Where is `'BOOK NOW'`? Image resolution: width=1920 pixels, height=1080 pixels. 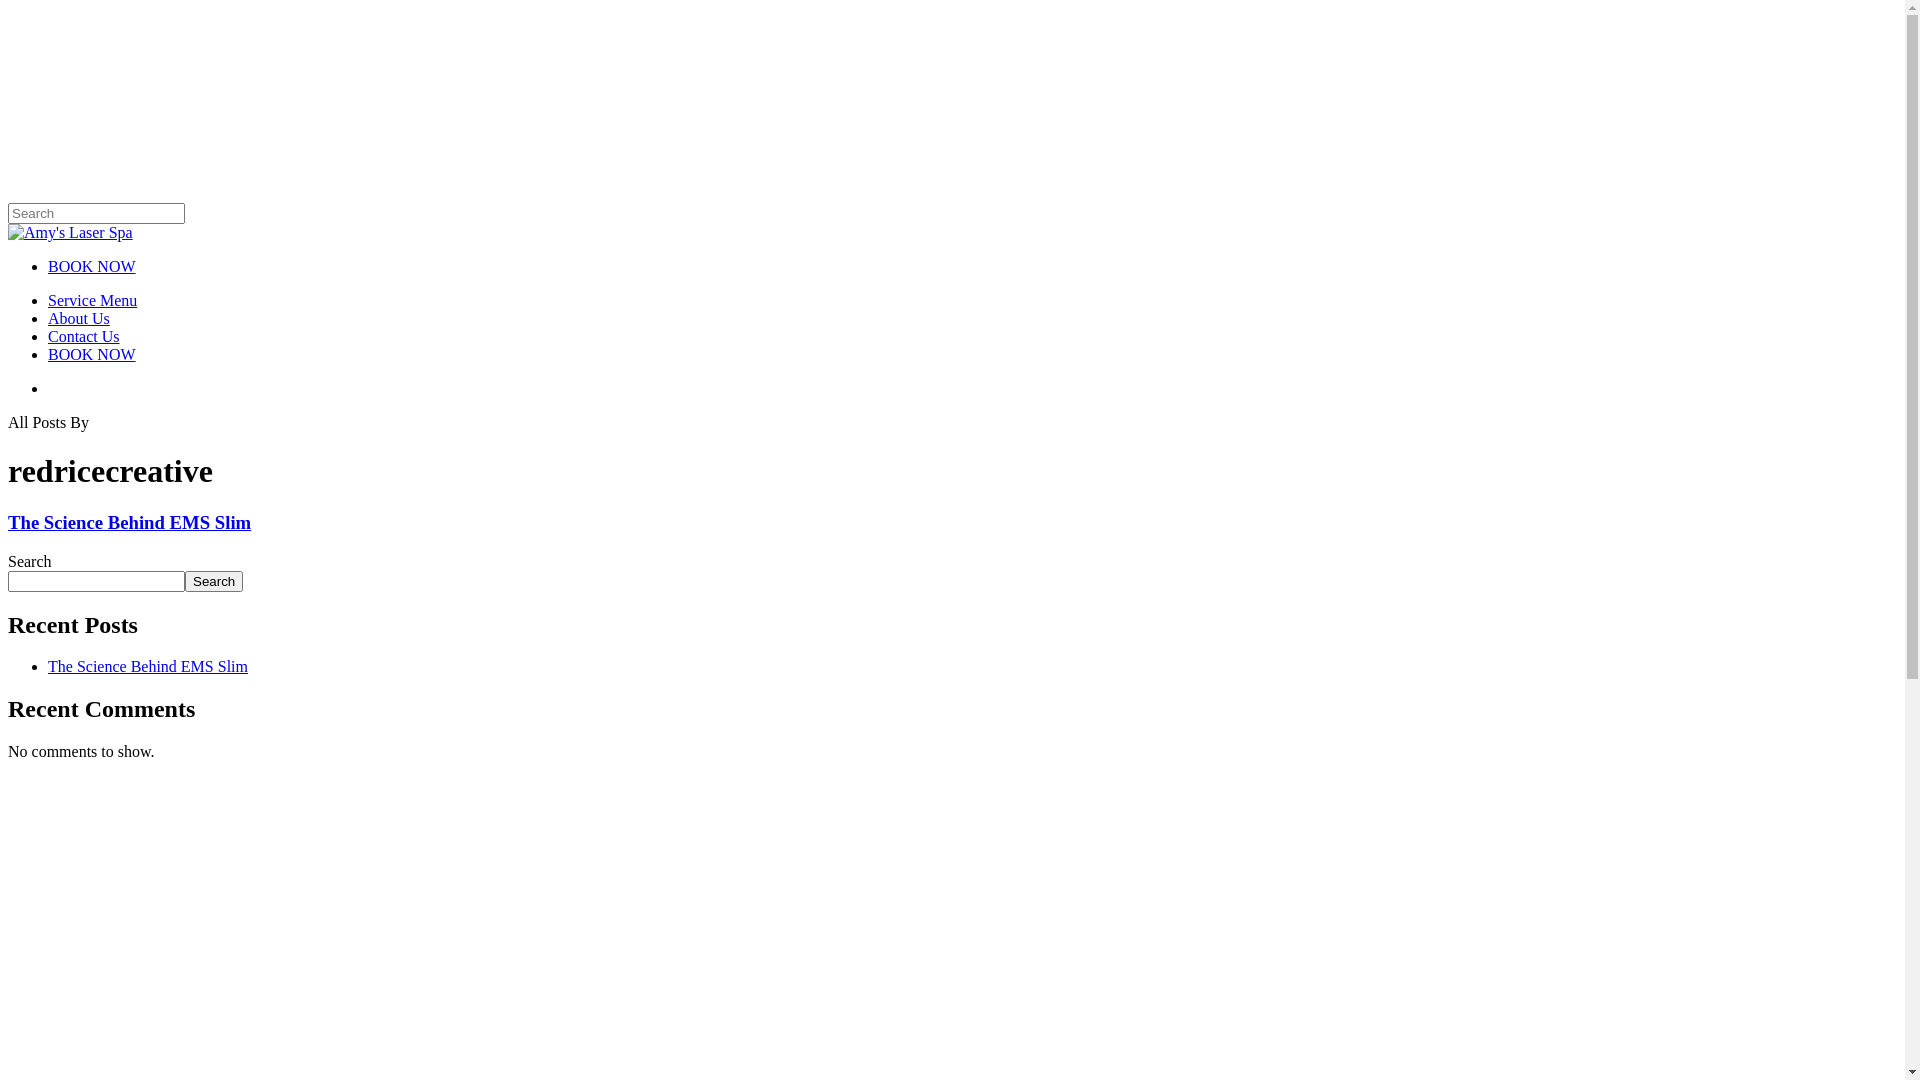
'BOOK NOW' is located at coordinates (90, 265).